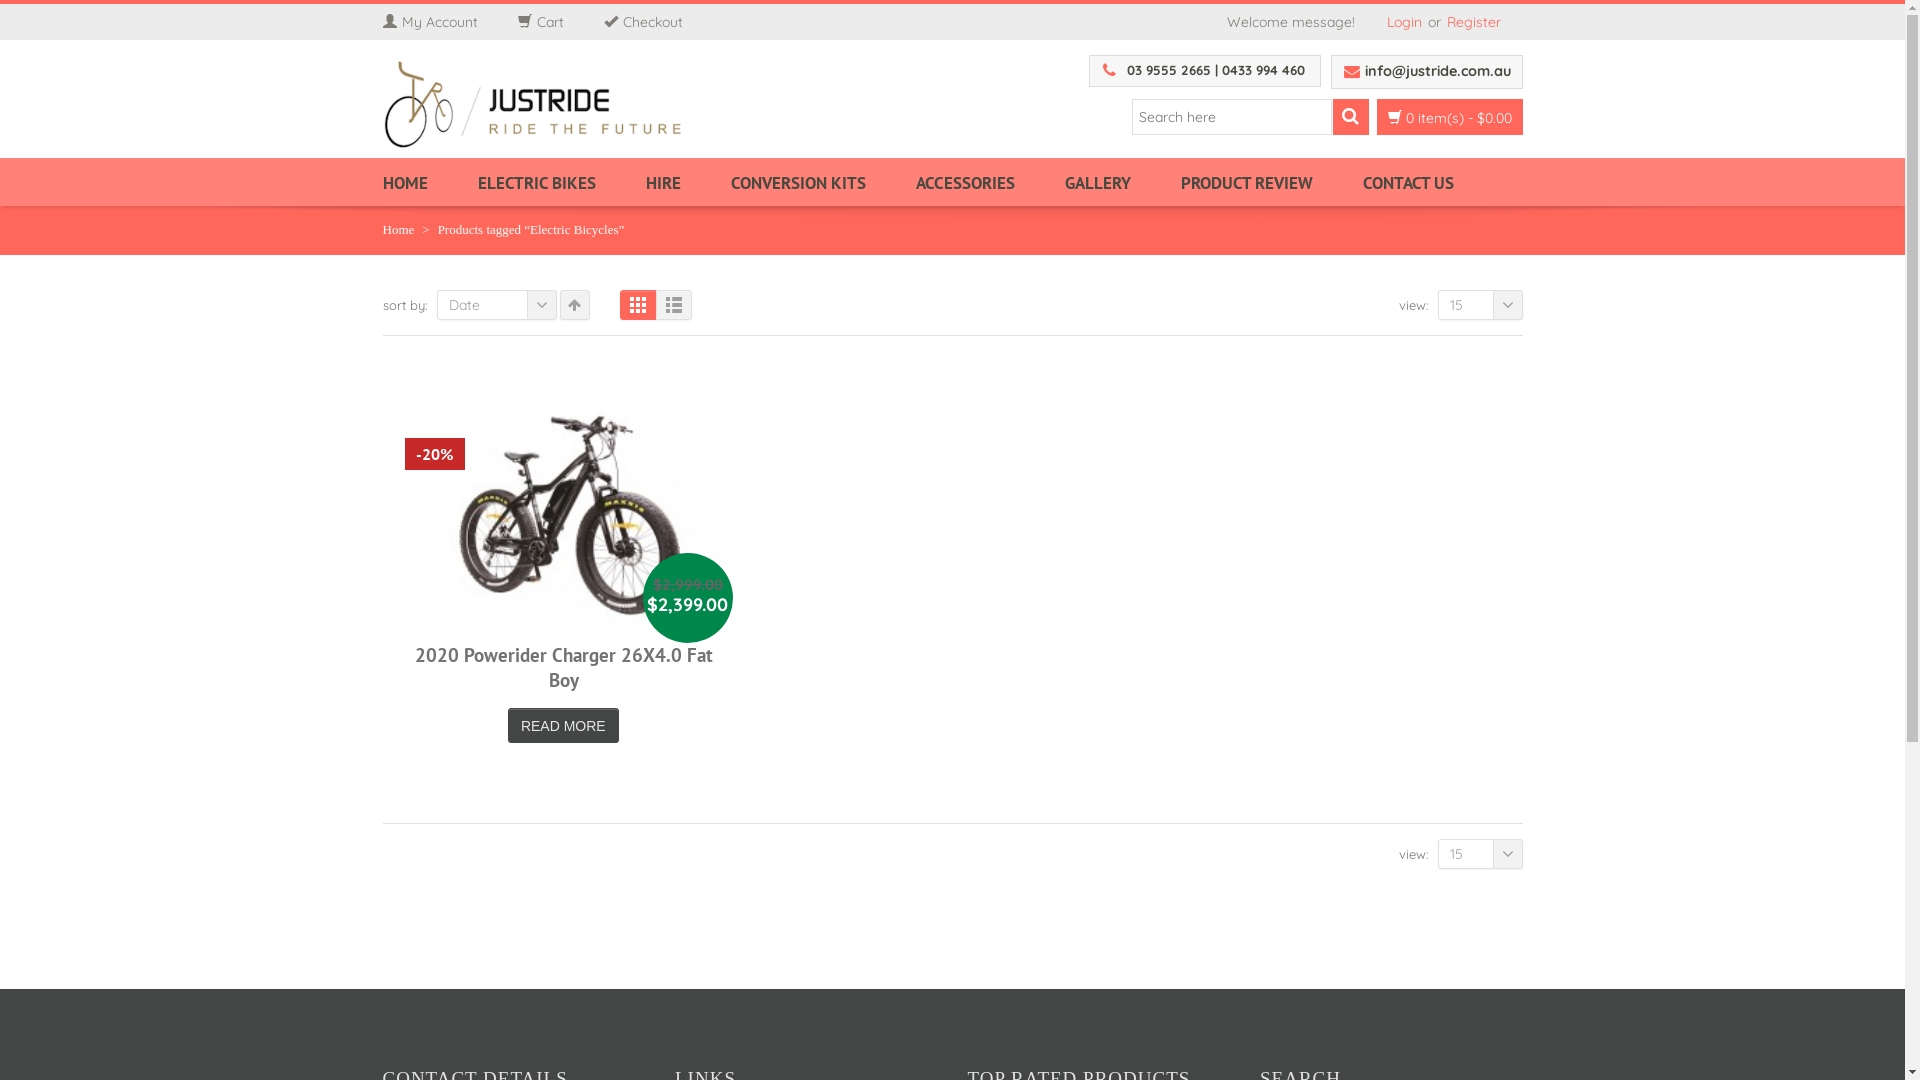 The image size is (1920, 1080). Describe the element at coordinates (1270, 181) in the screenshot. I see `'PRODUCT REVIEW'` at that location.